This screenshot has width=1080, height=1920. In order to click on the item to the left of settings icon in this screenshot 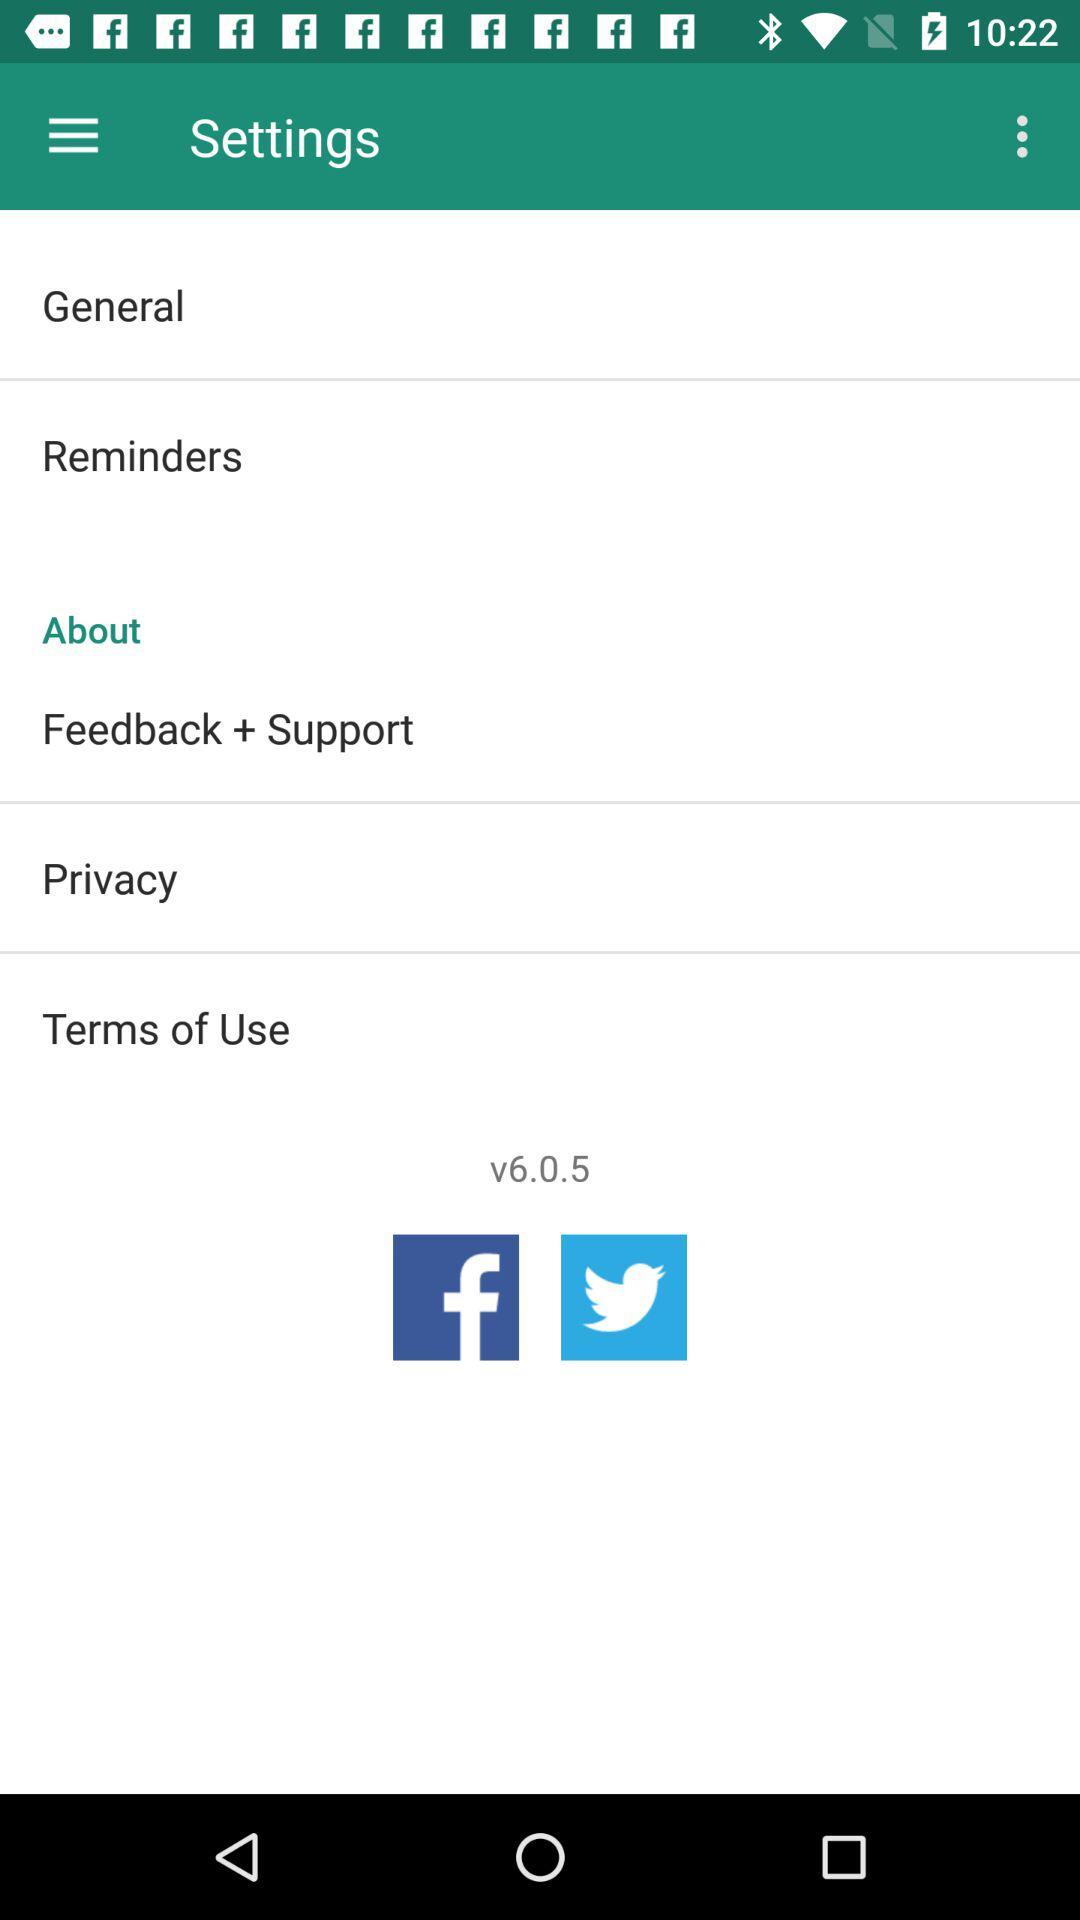, I will do `click(72, 135)`.